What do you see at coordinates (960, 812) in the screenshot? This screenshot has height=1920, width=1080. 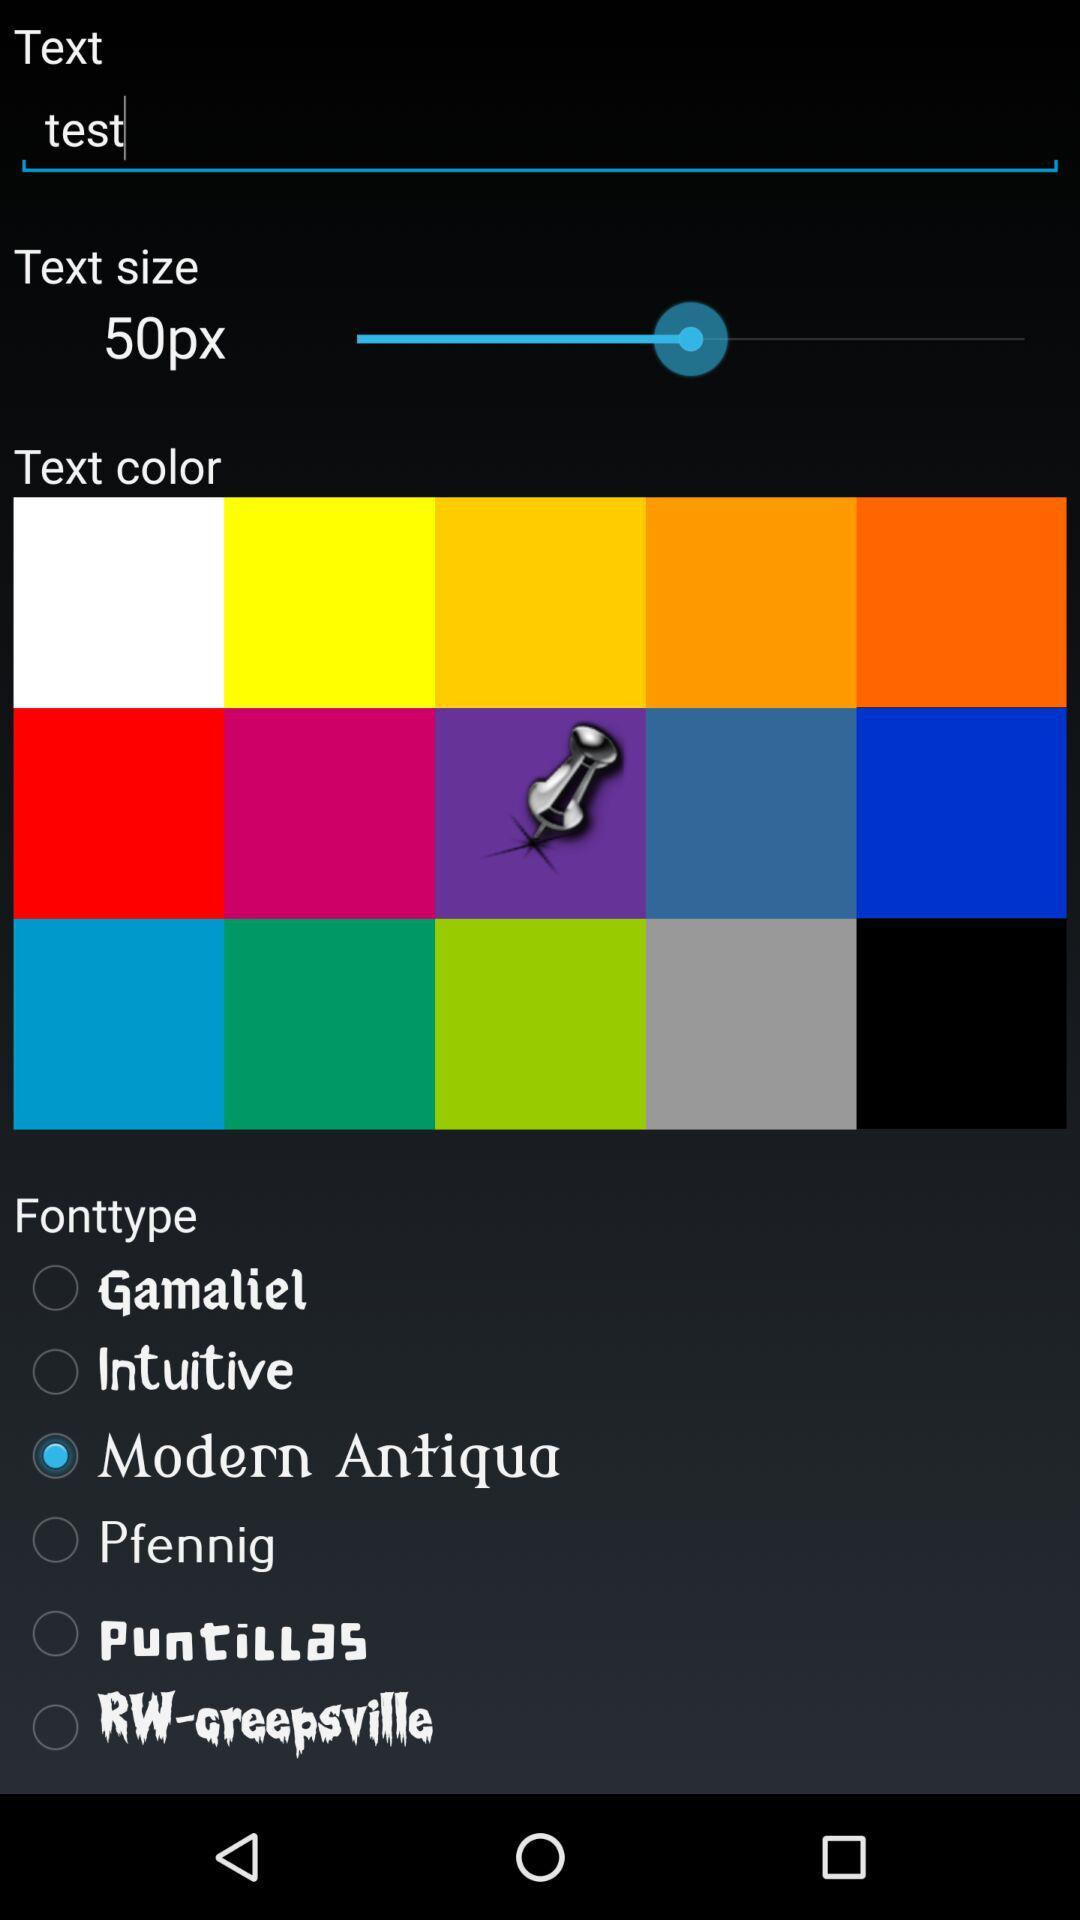 I see `change color to blue` at bounding box center [960, 812].